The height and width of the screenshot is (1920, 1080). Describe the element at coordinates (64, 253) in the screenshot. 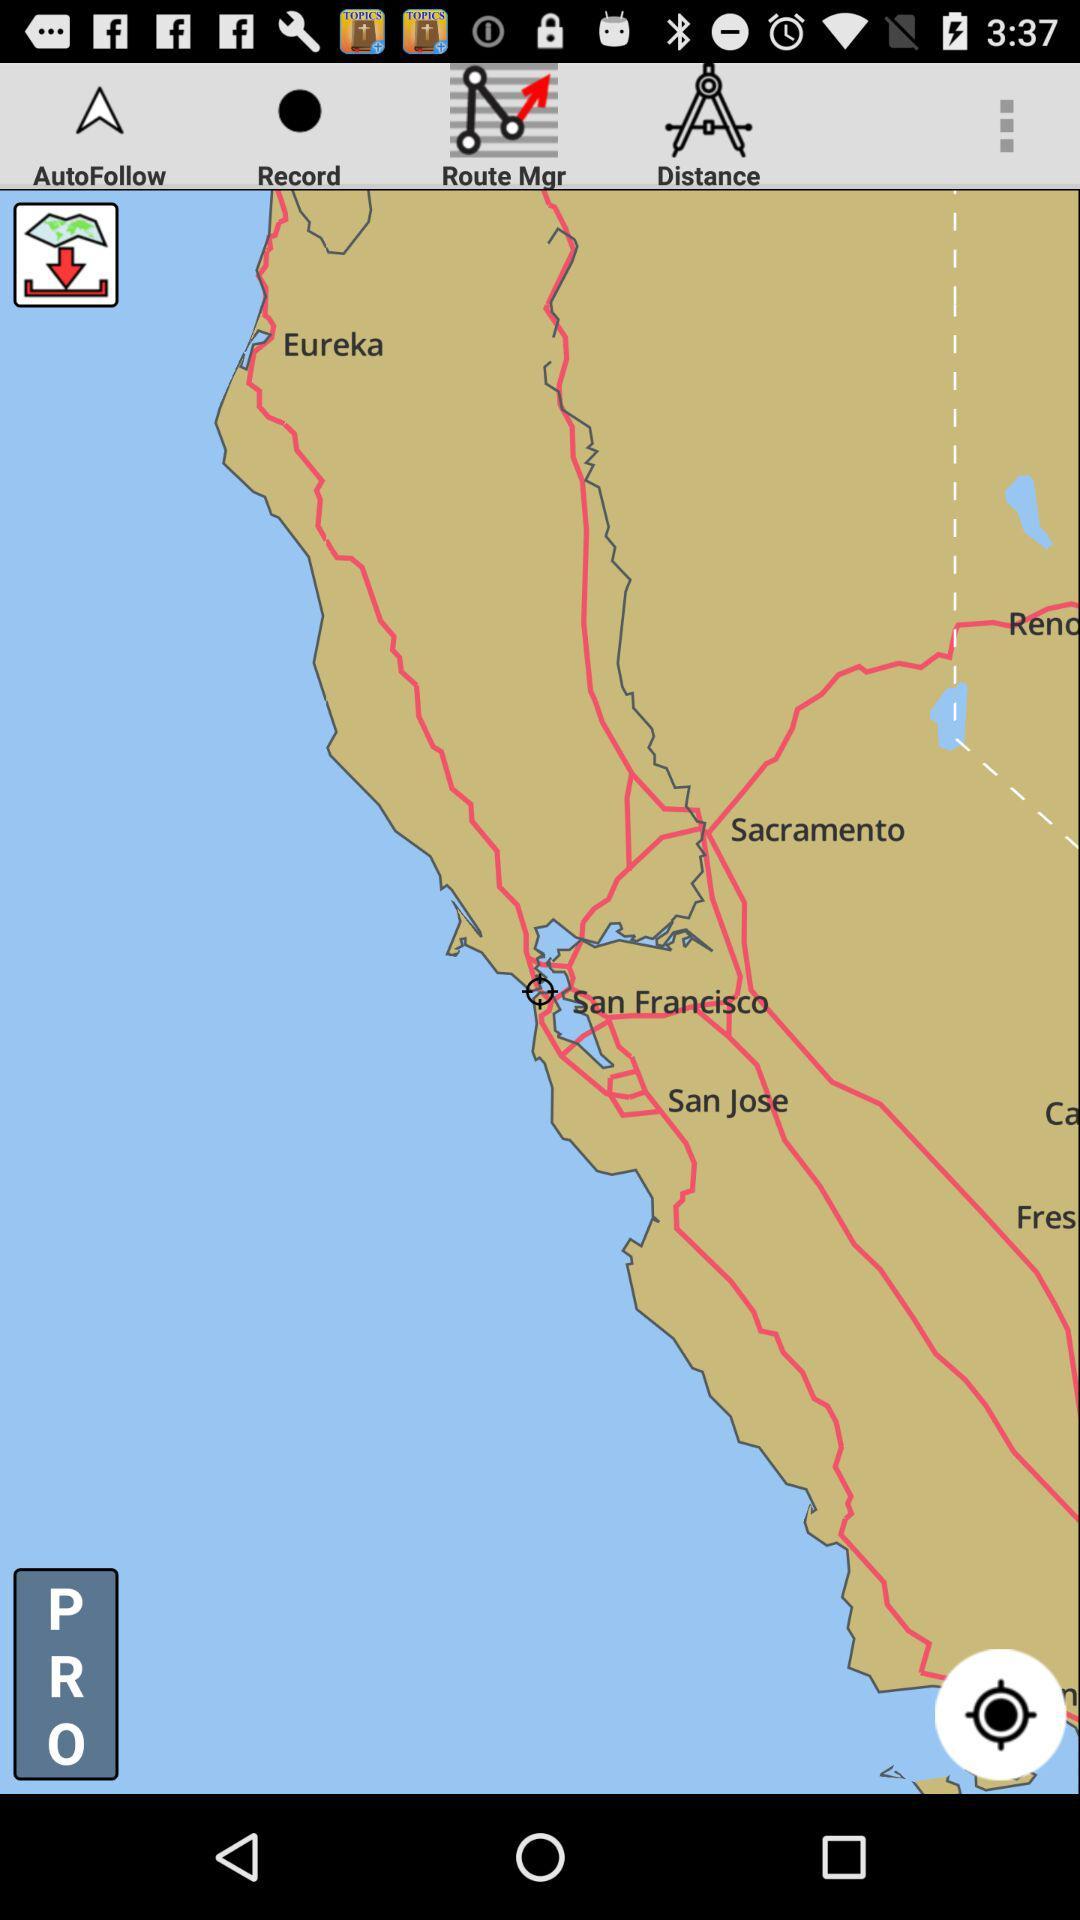

I see `the icon below autofollow item` at that location.